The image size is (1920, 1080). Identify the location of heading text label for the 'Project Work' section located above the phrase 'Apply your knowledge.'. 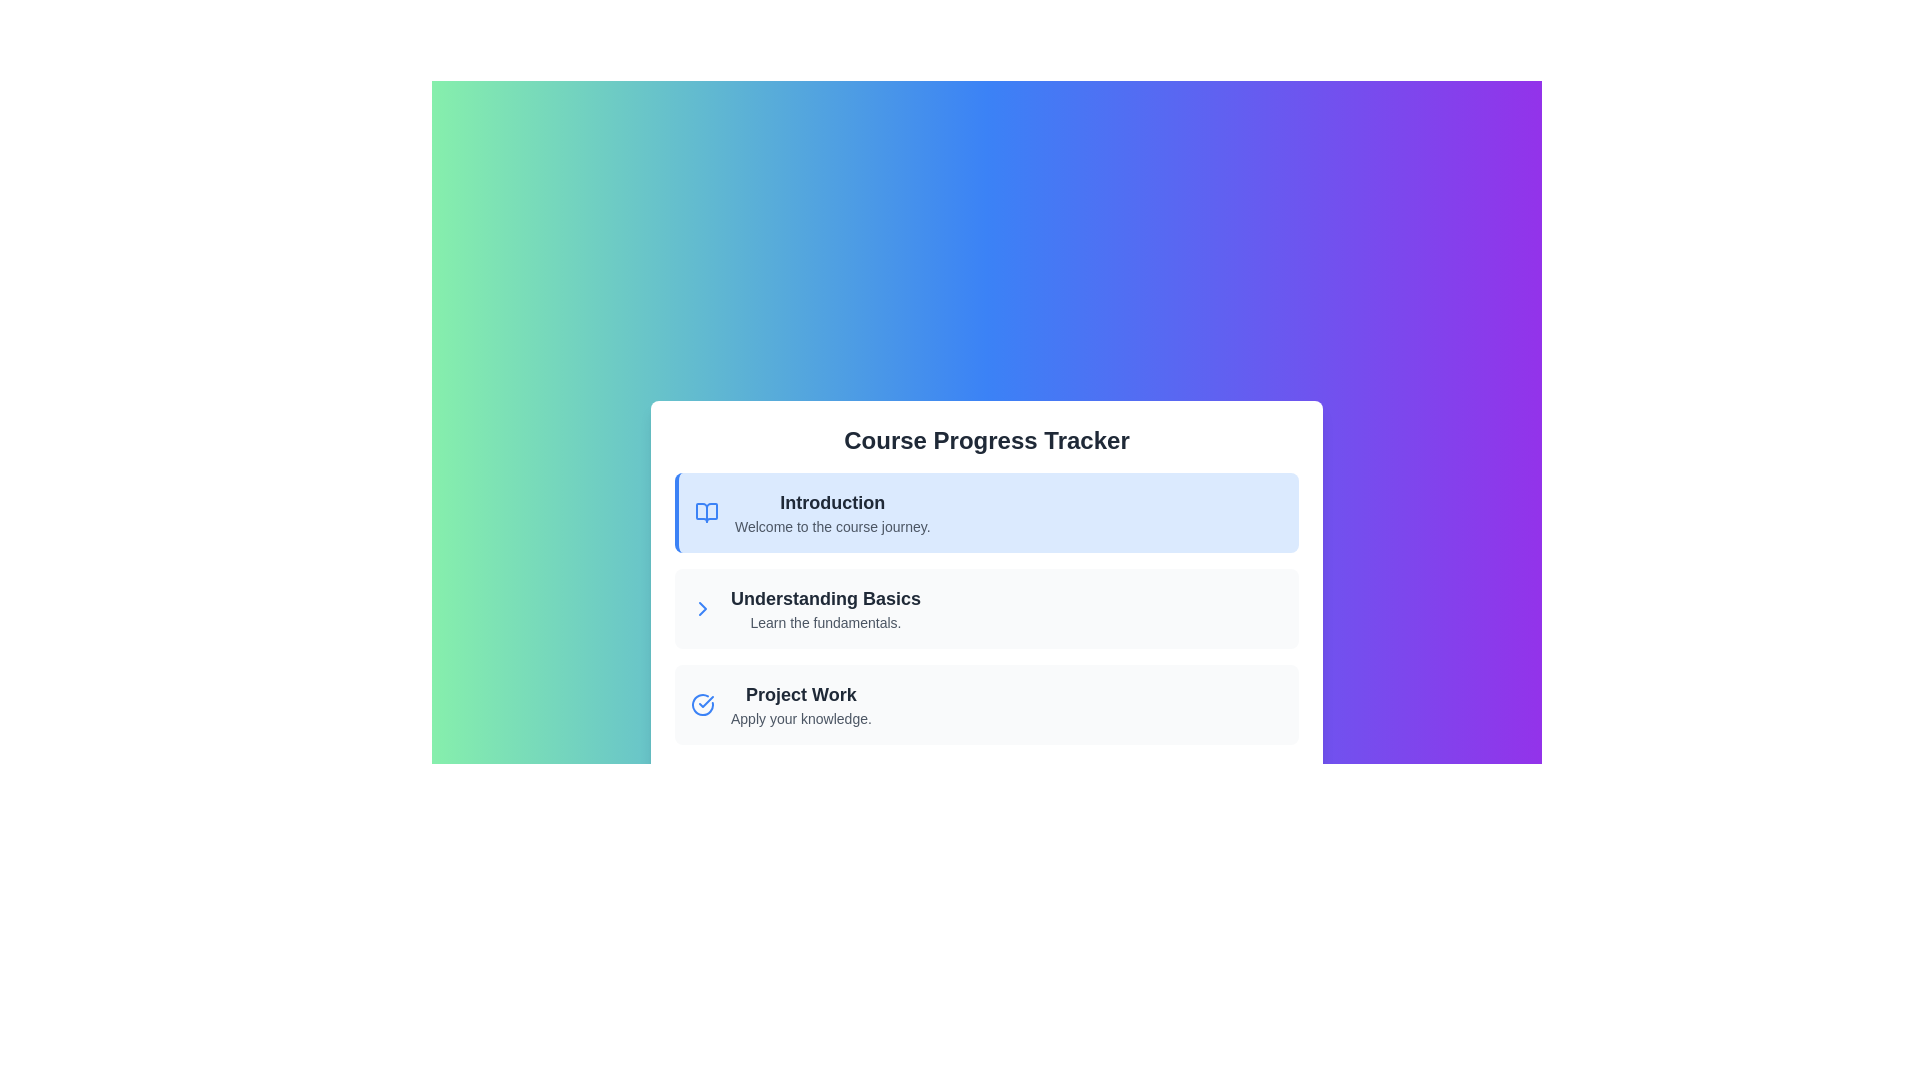
(801, 693).